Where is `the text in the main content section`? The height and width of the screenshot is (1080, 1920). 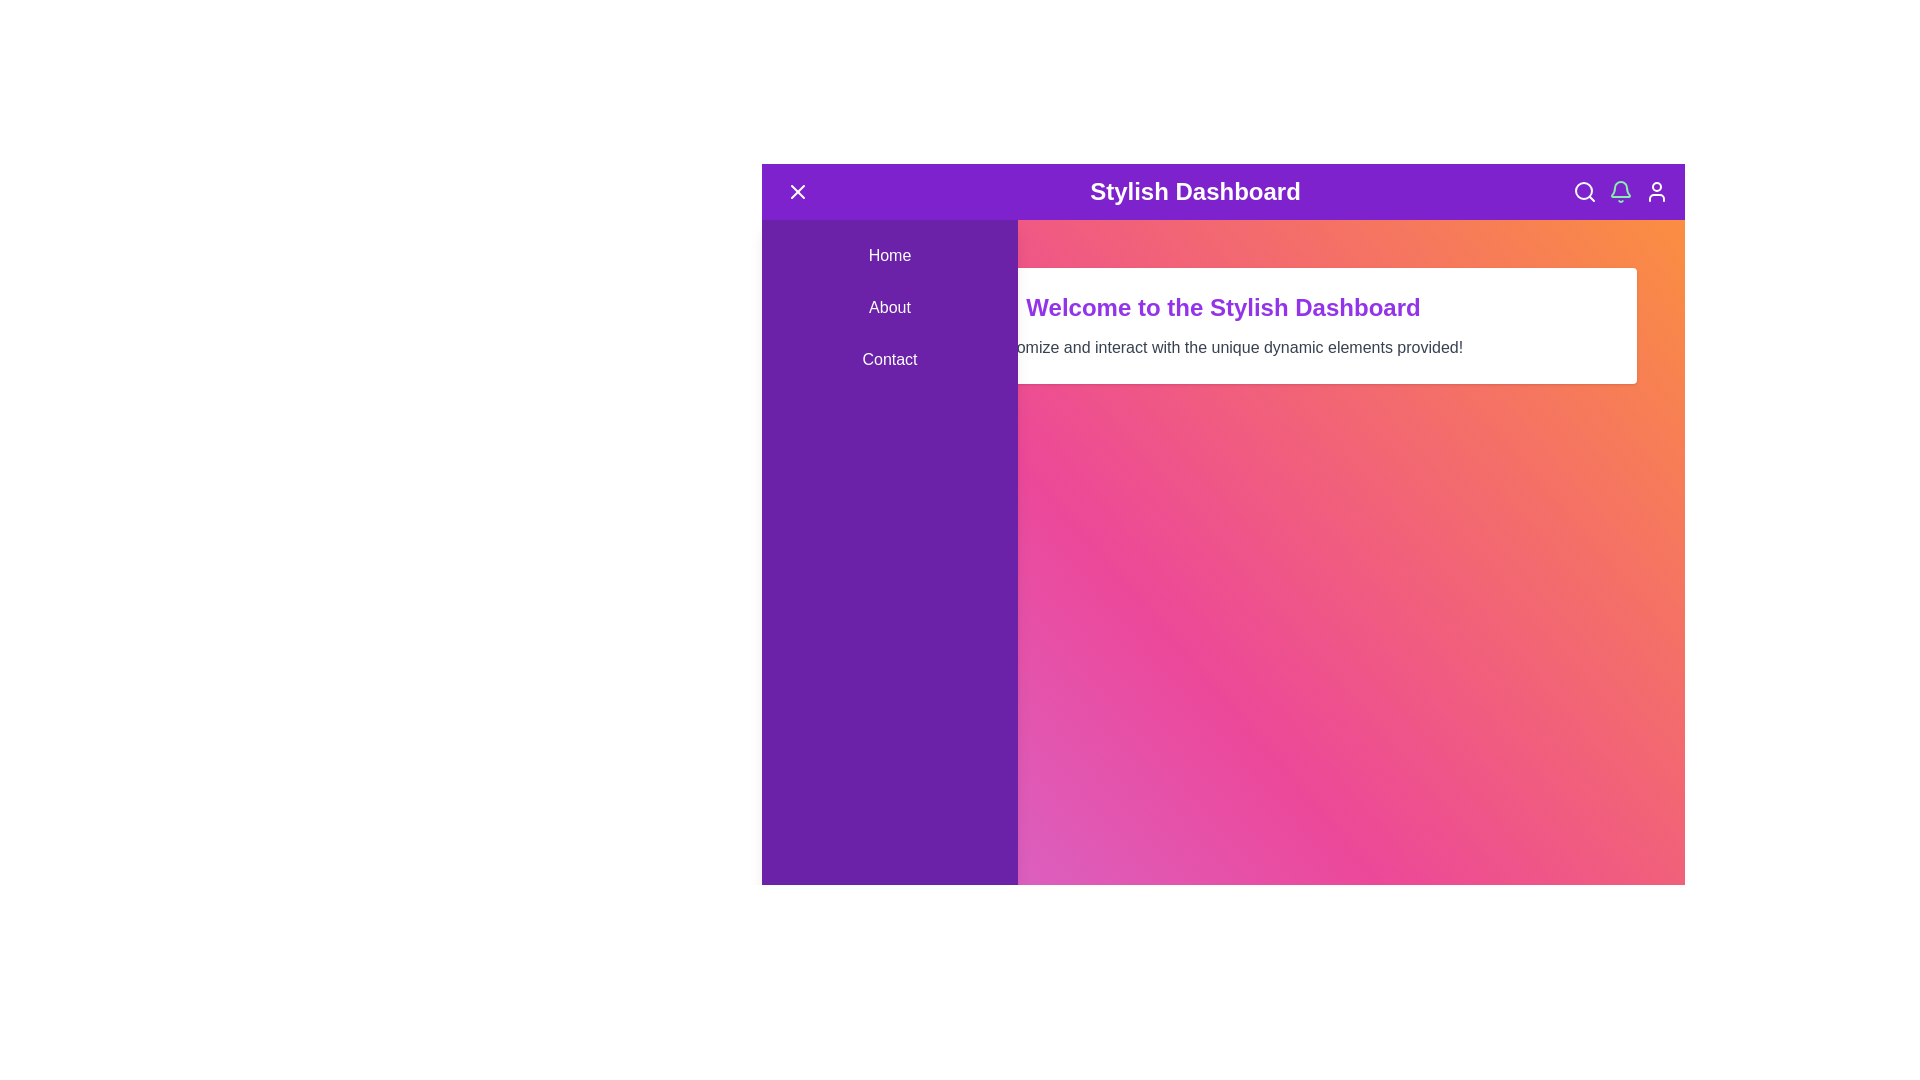 the text in the main content section is located at coordinates (834, 292).